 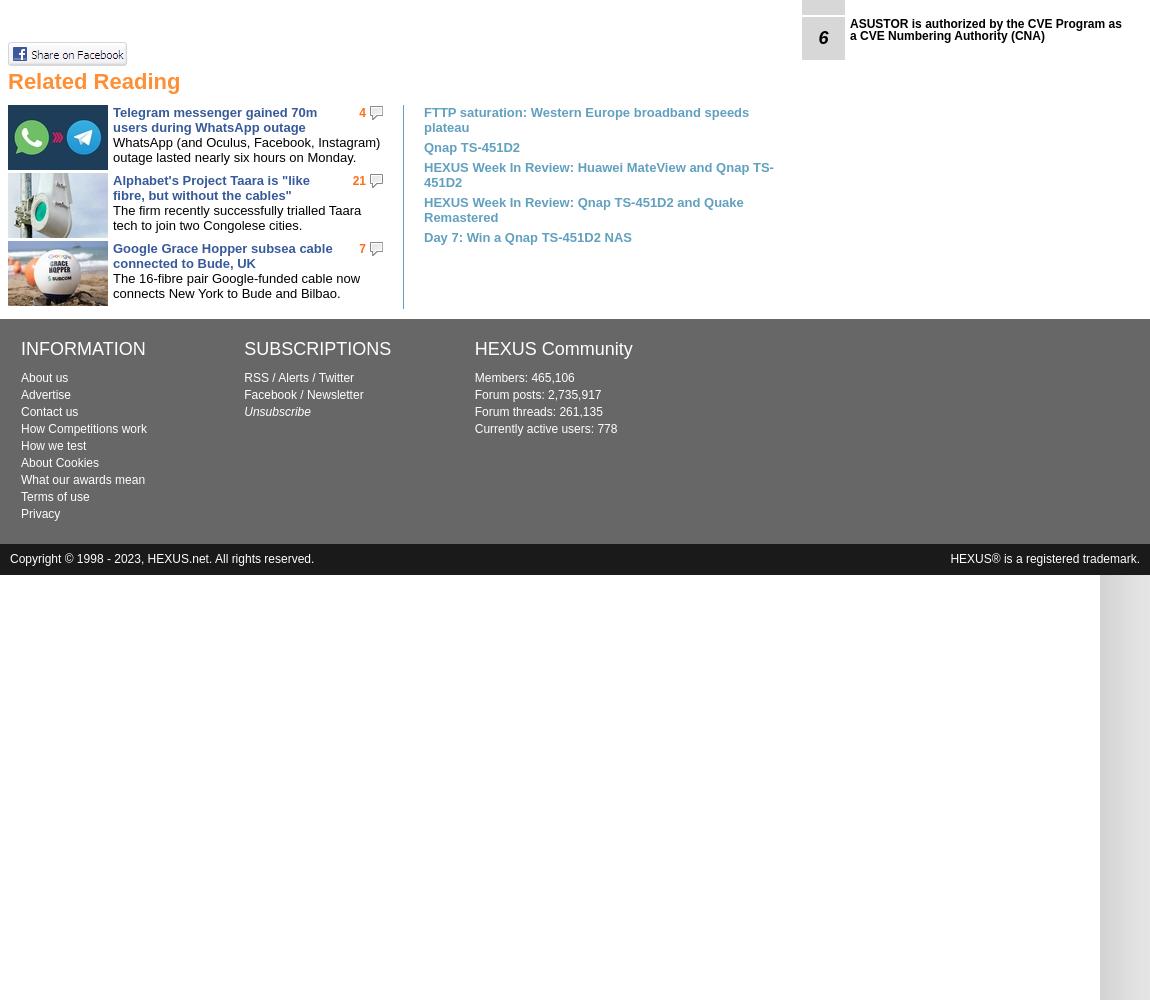 What do you see at coordinates (1045, 559) in the screenshot?
I see `'HEXUS® is a registered trademark.'` at bounding box center [1045, 559].